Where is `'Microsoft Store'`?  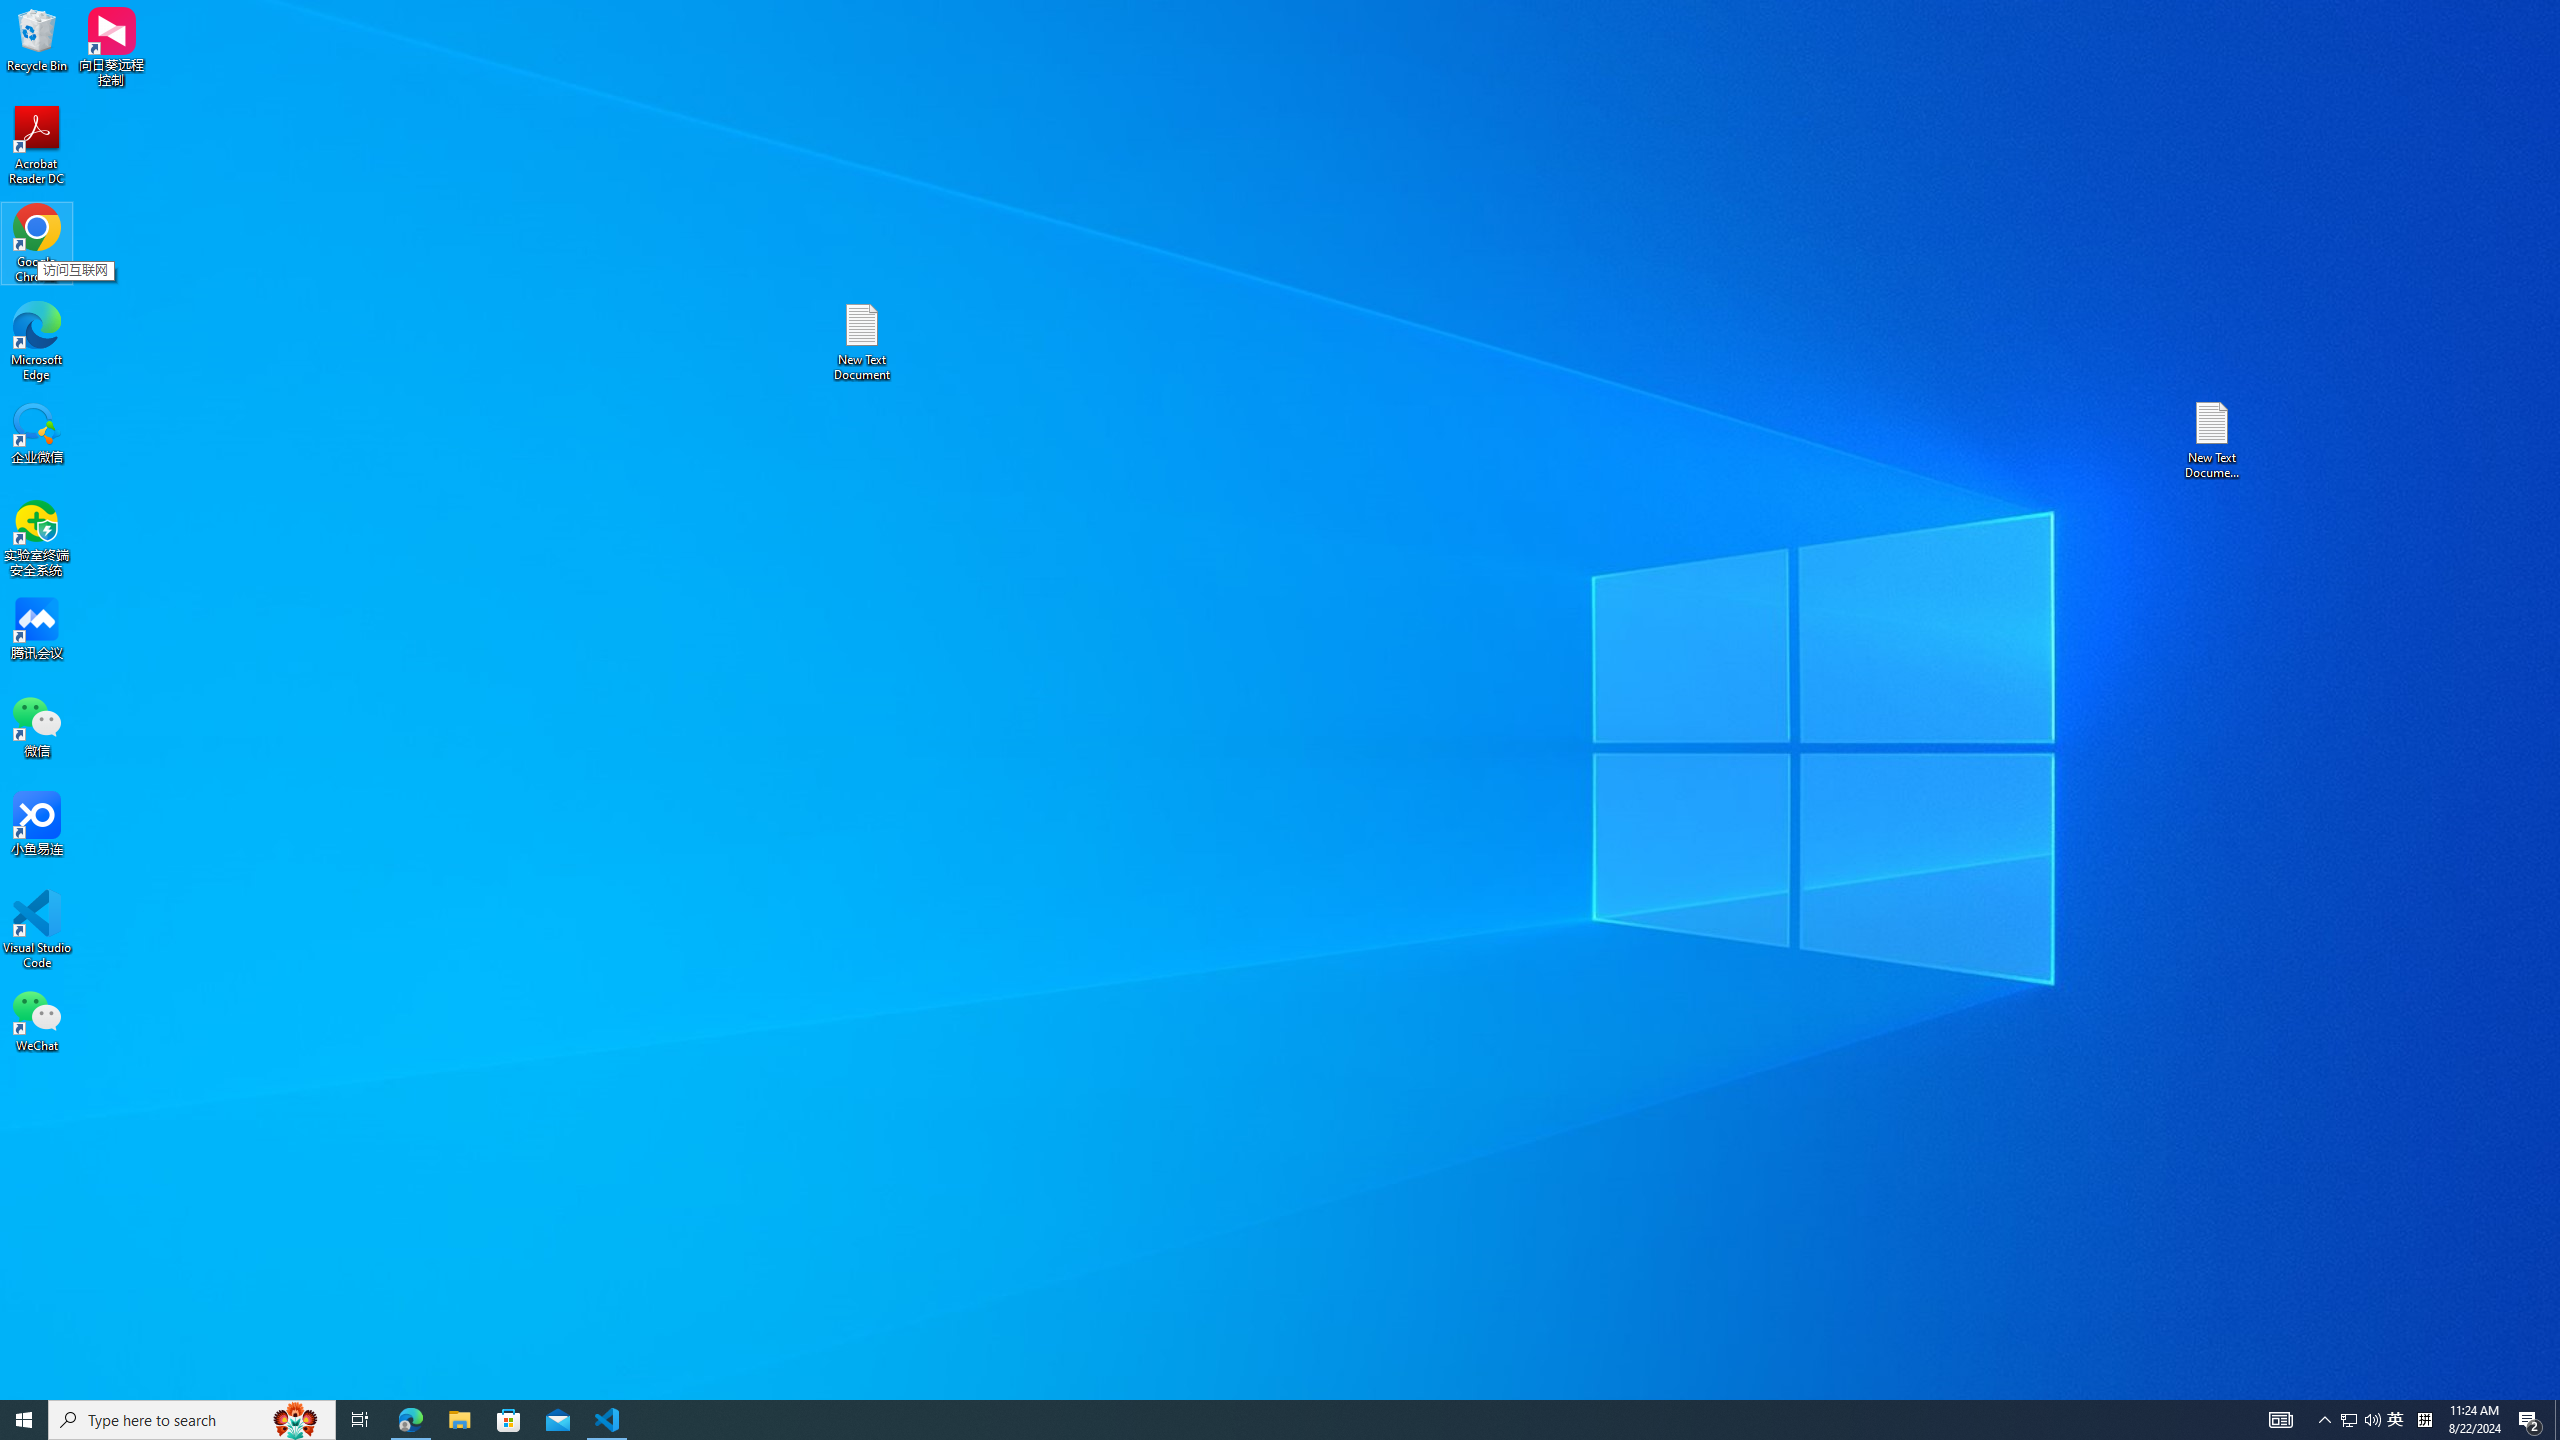 'Microsoft Store' is located at coordinates (509, 1418).